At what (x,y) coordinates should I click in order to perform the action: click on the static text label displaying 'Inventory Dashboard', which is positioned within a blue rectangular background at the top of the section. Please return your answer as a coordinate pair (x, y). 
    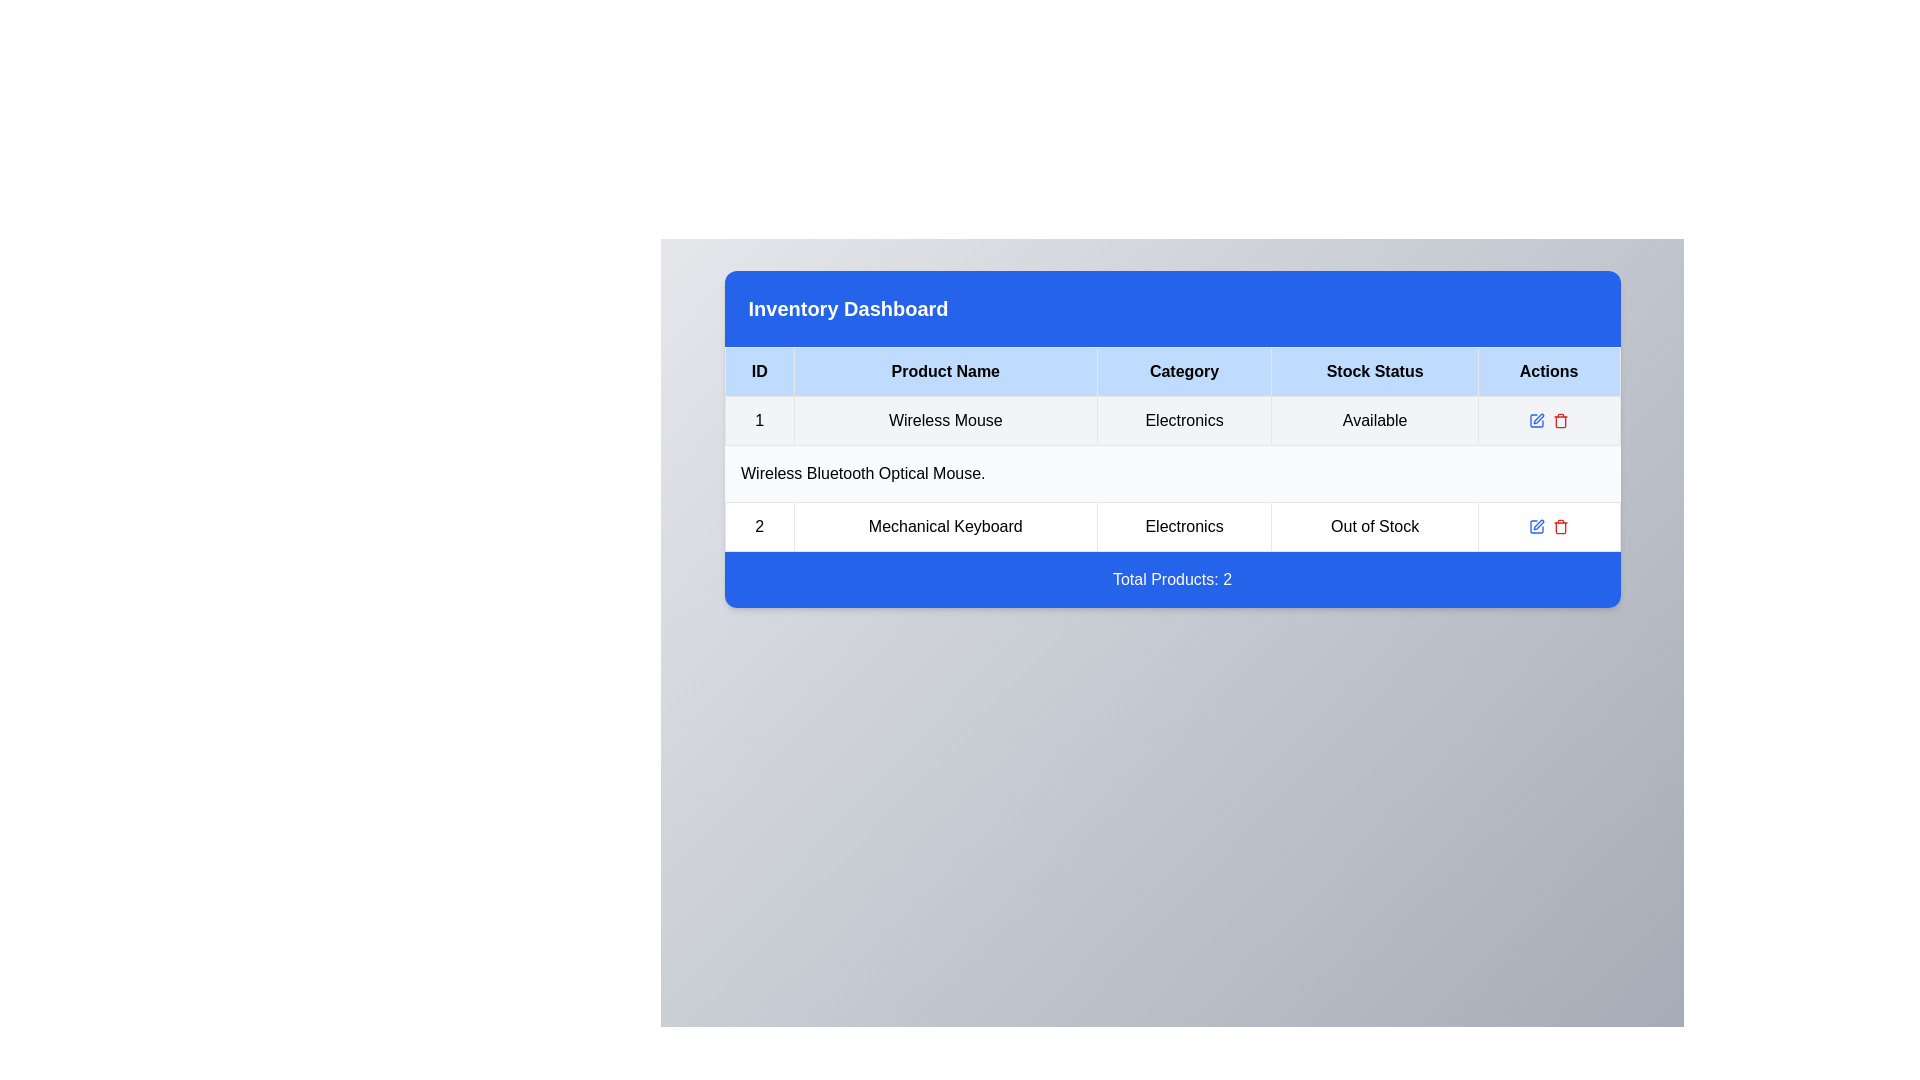
    Looking at the image, I should click on (848, 308).